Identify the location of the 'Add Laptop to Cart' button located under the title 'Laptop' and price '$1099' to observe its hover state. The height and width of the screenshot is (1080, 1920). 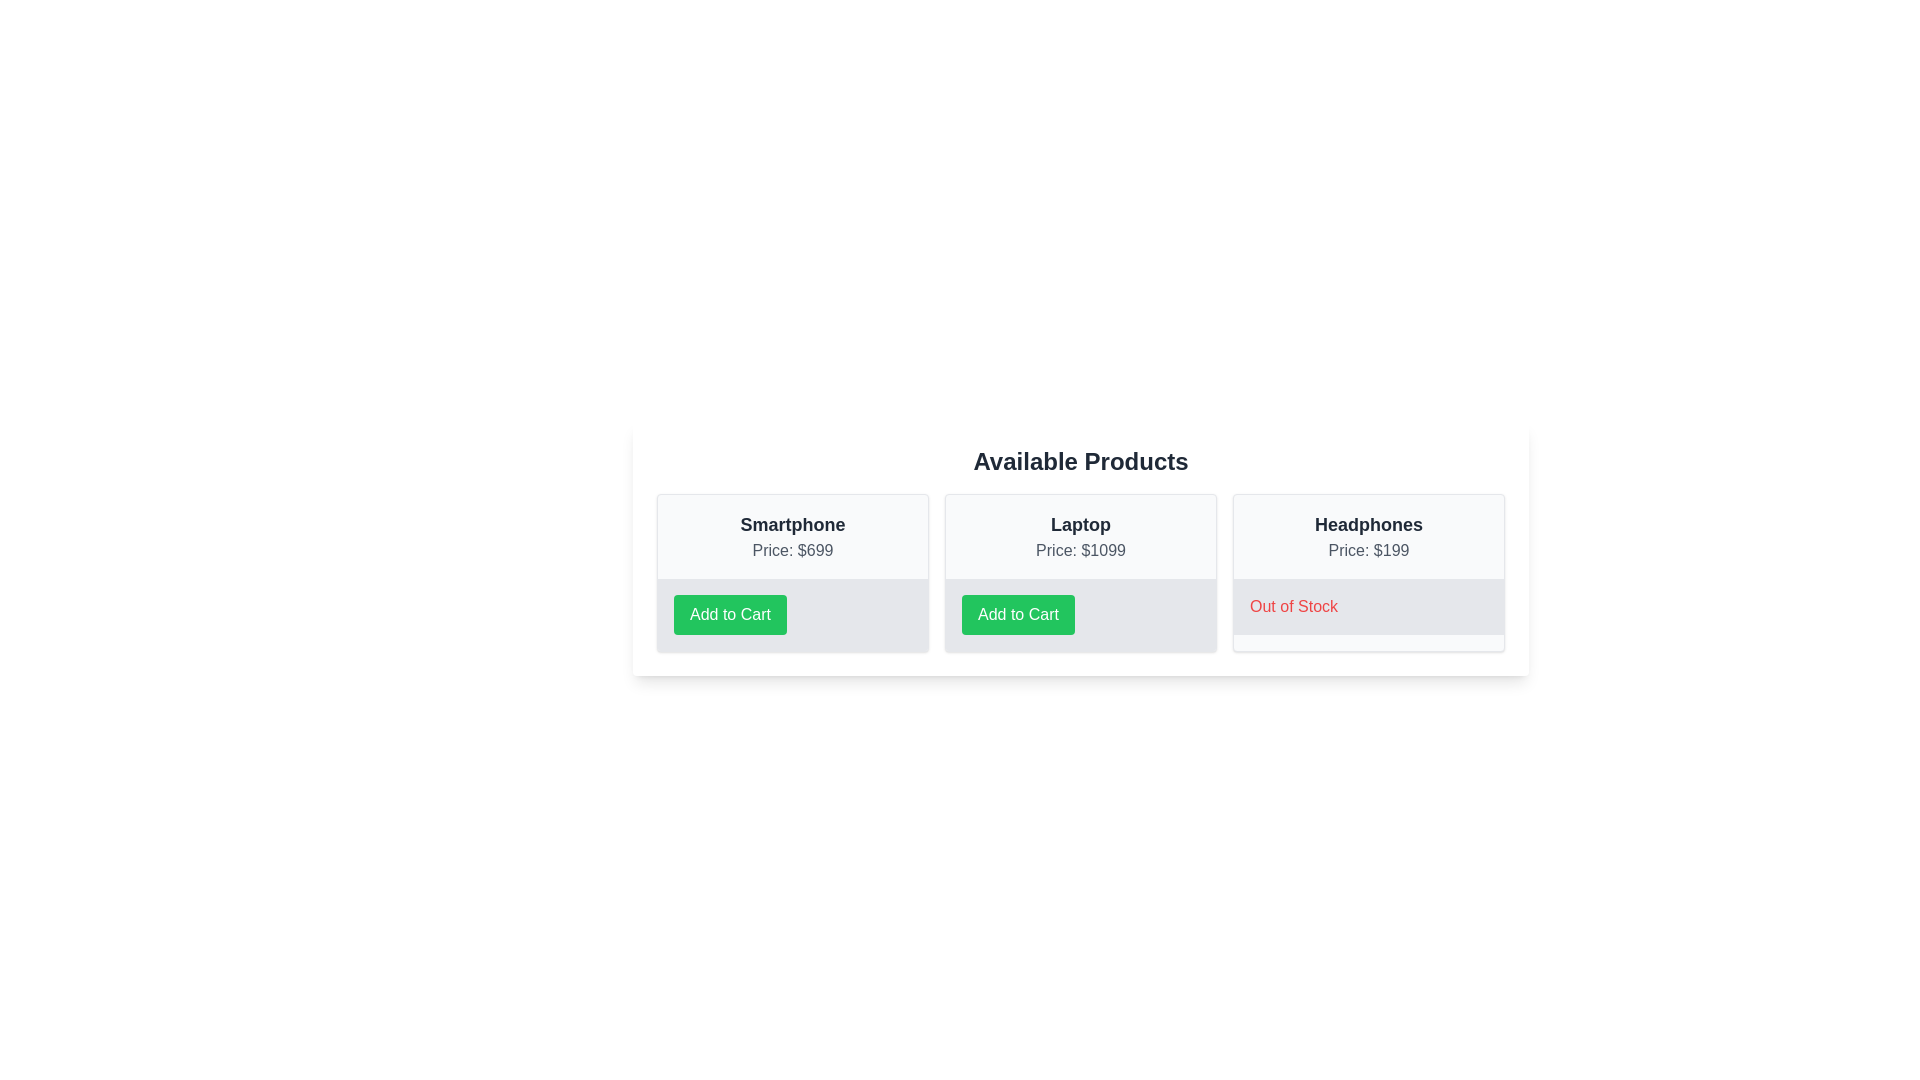
(1079, 613).